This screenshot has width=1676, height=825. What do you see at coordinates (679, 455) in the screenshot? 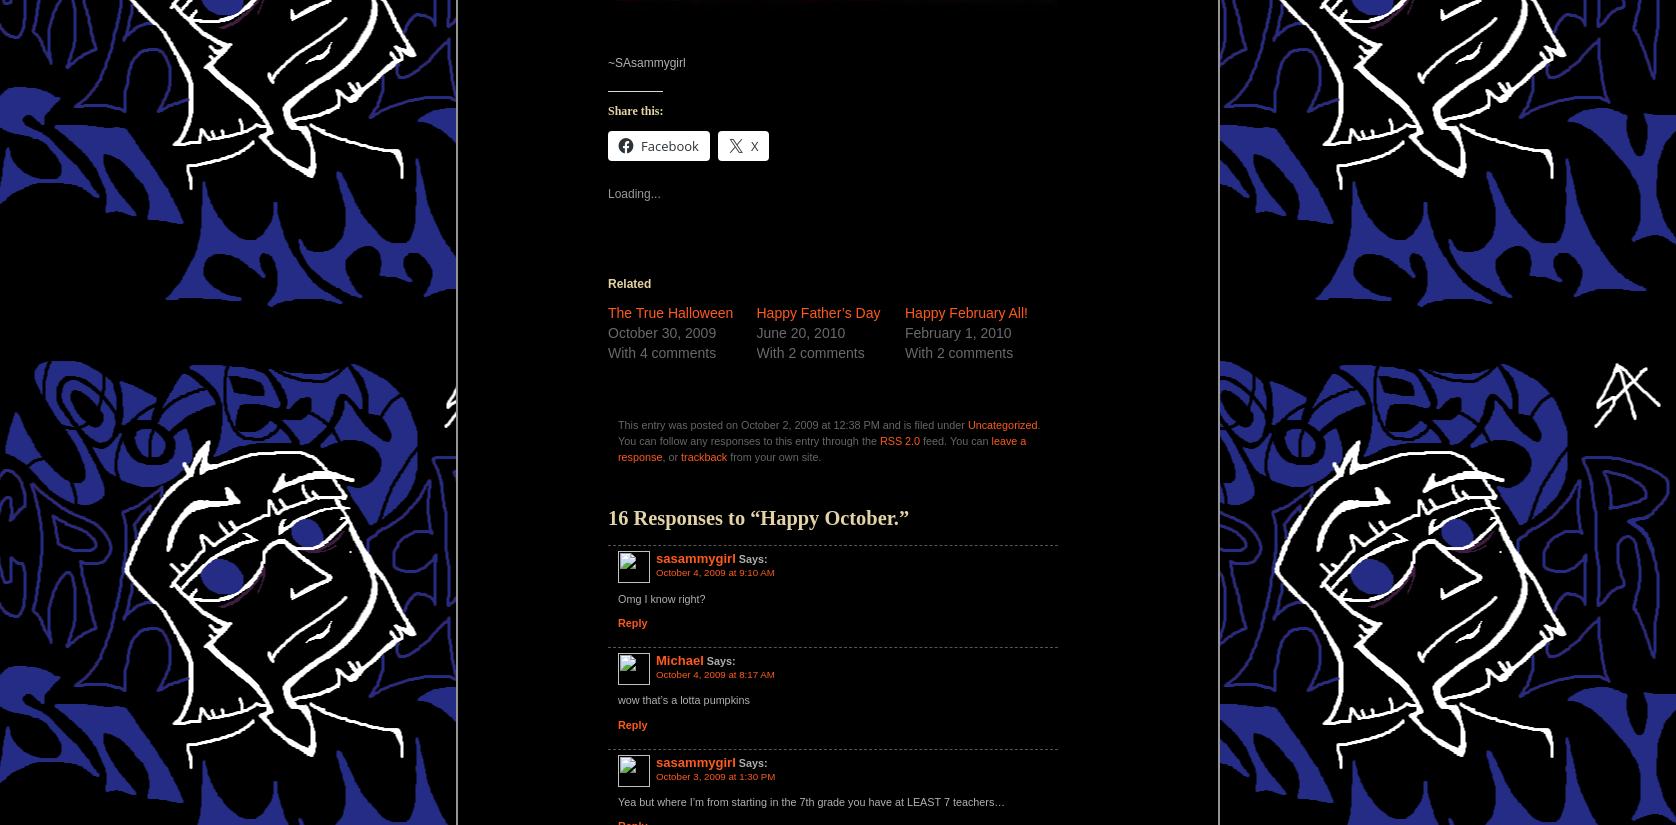
I see `'trackback'` at bounding box center [679, 455].